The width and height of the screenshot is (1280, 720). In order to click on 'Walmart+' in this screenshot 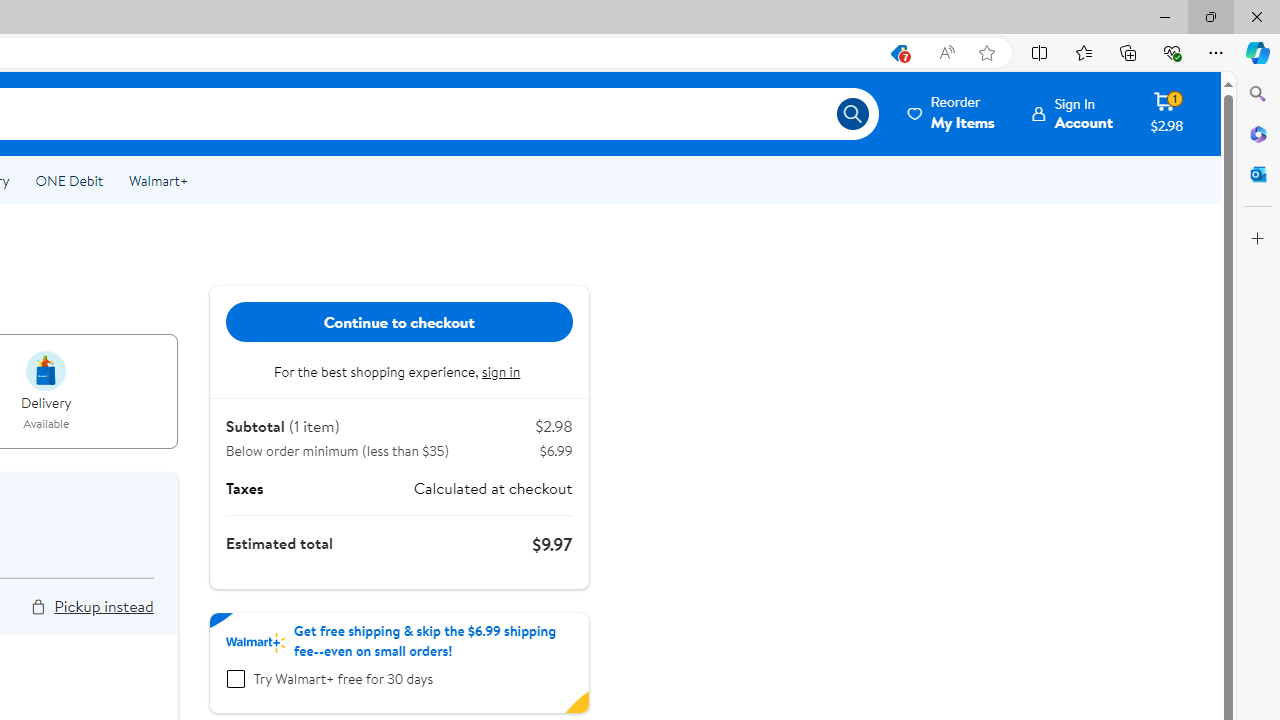, I will do `click(157, 181)`.